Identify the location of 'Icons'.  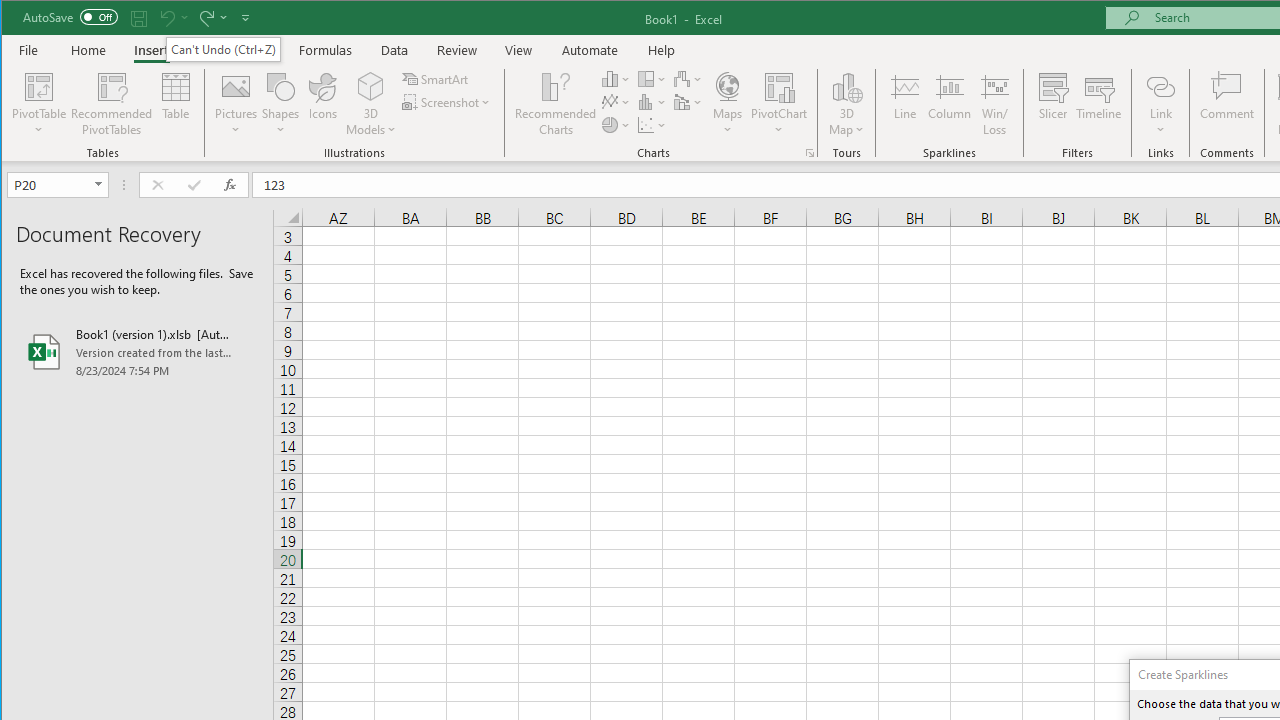
(323, 104).